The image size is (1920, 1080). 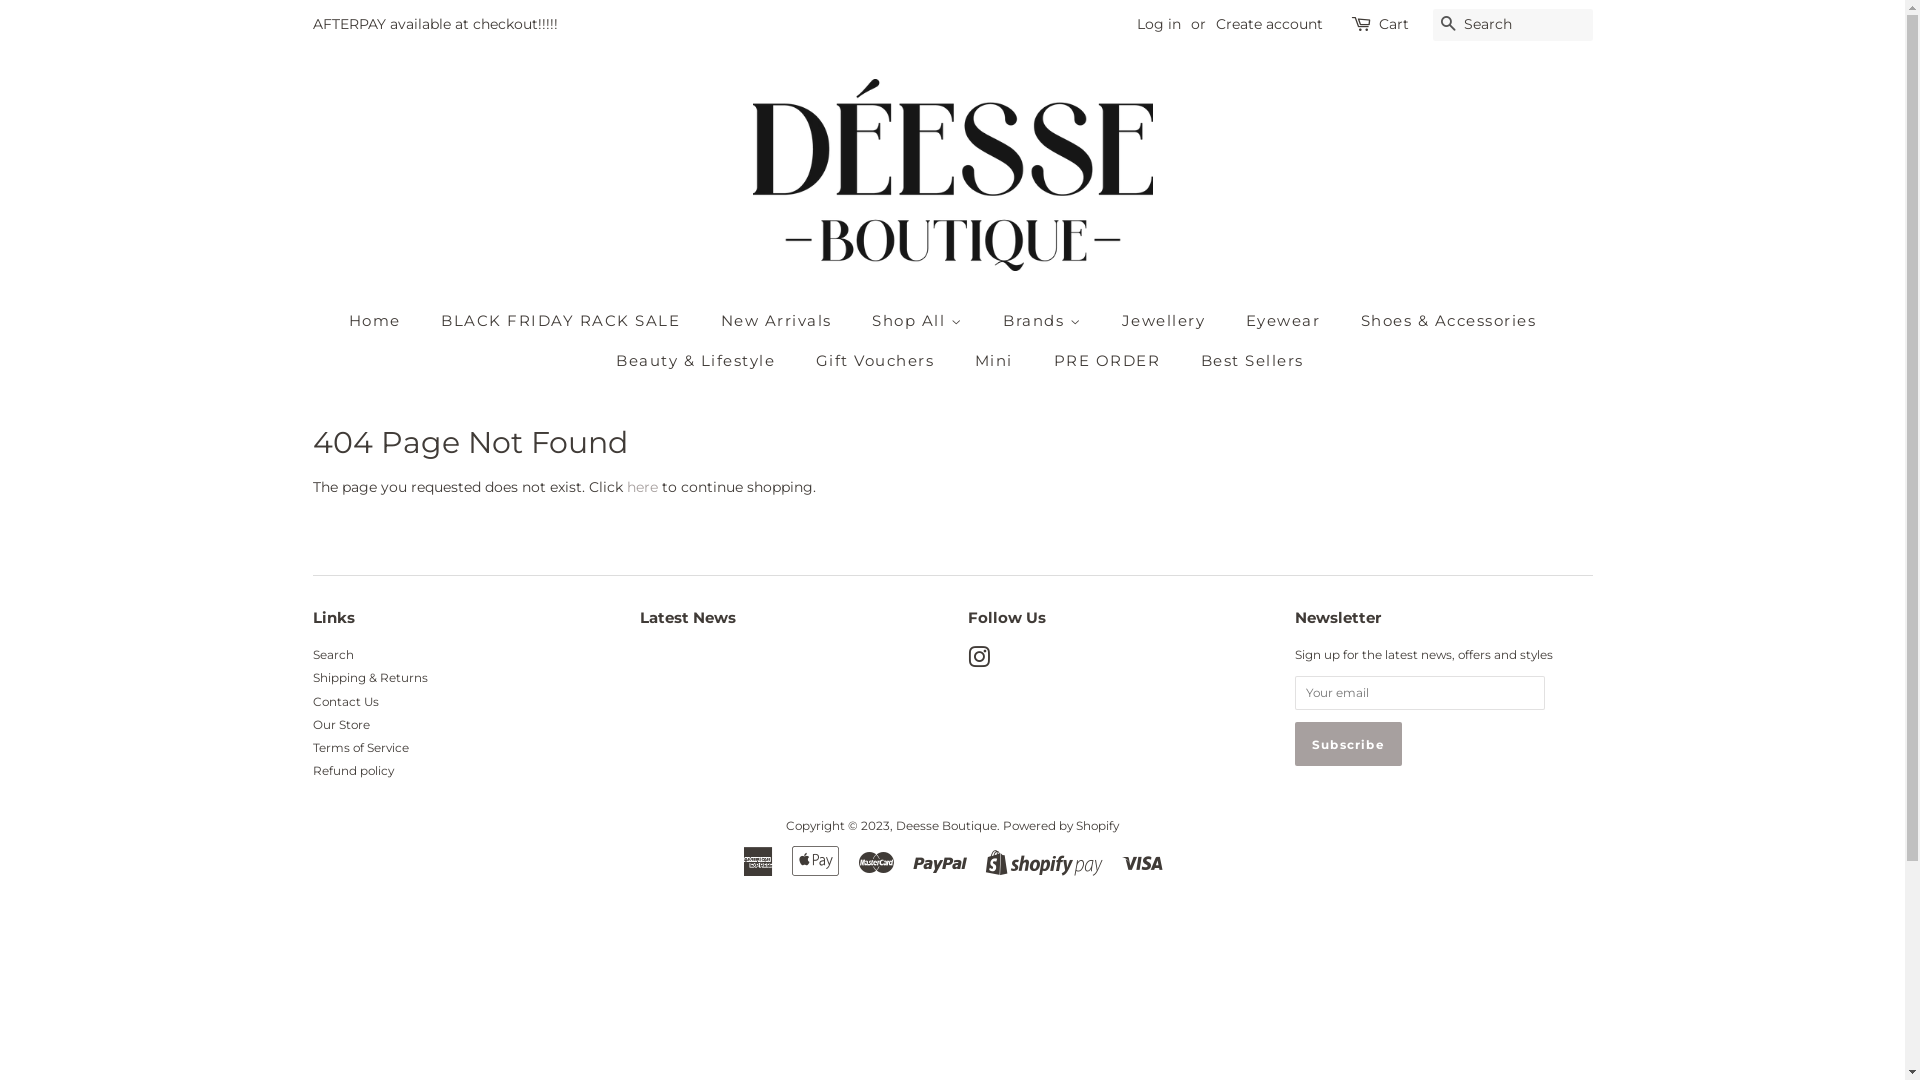 What do you see at coordinates (1348, 744) in the screenshot?
I see `'Subscribe'` at bounding box center [1348, 744].